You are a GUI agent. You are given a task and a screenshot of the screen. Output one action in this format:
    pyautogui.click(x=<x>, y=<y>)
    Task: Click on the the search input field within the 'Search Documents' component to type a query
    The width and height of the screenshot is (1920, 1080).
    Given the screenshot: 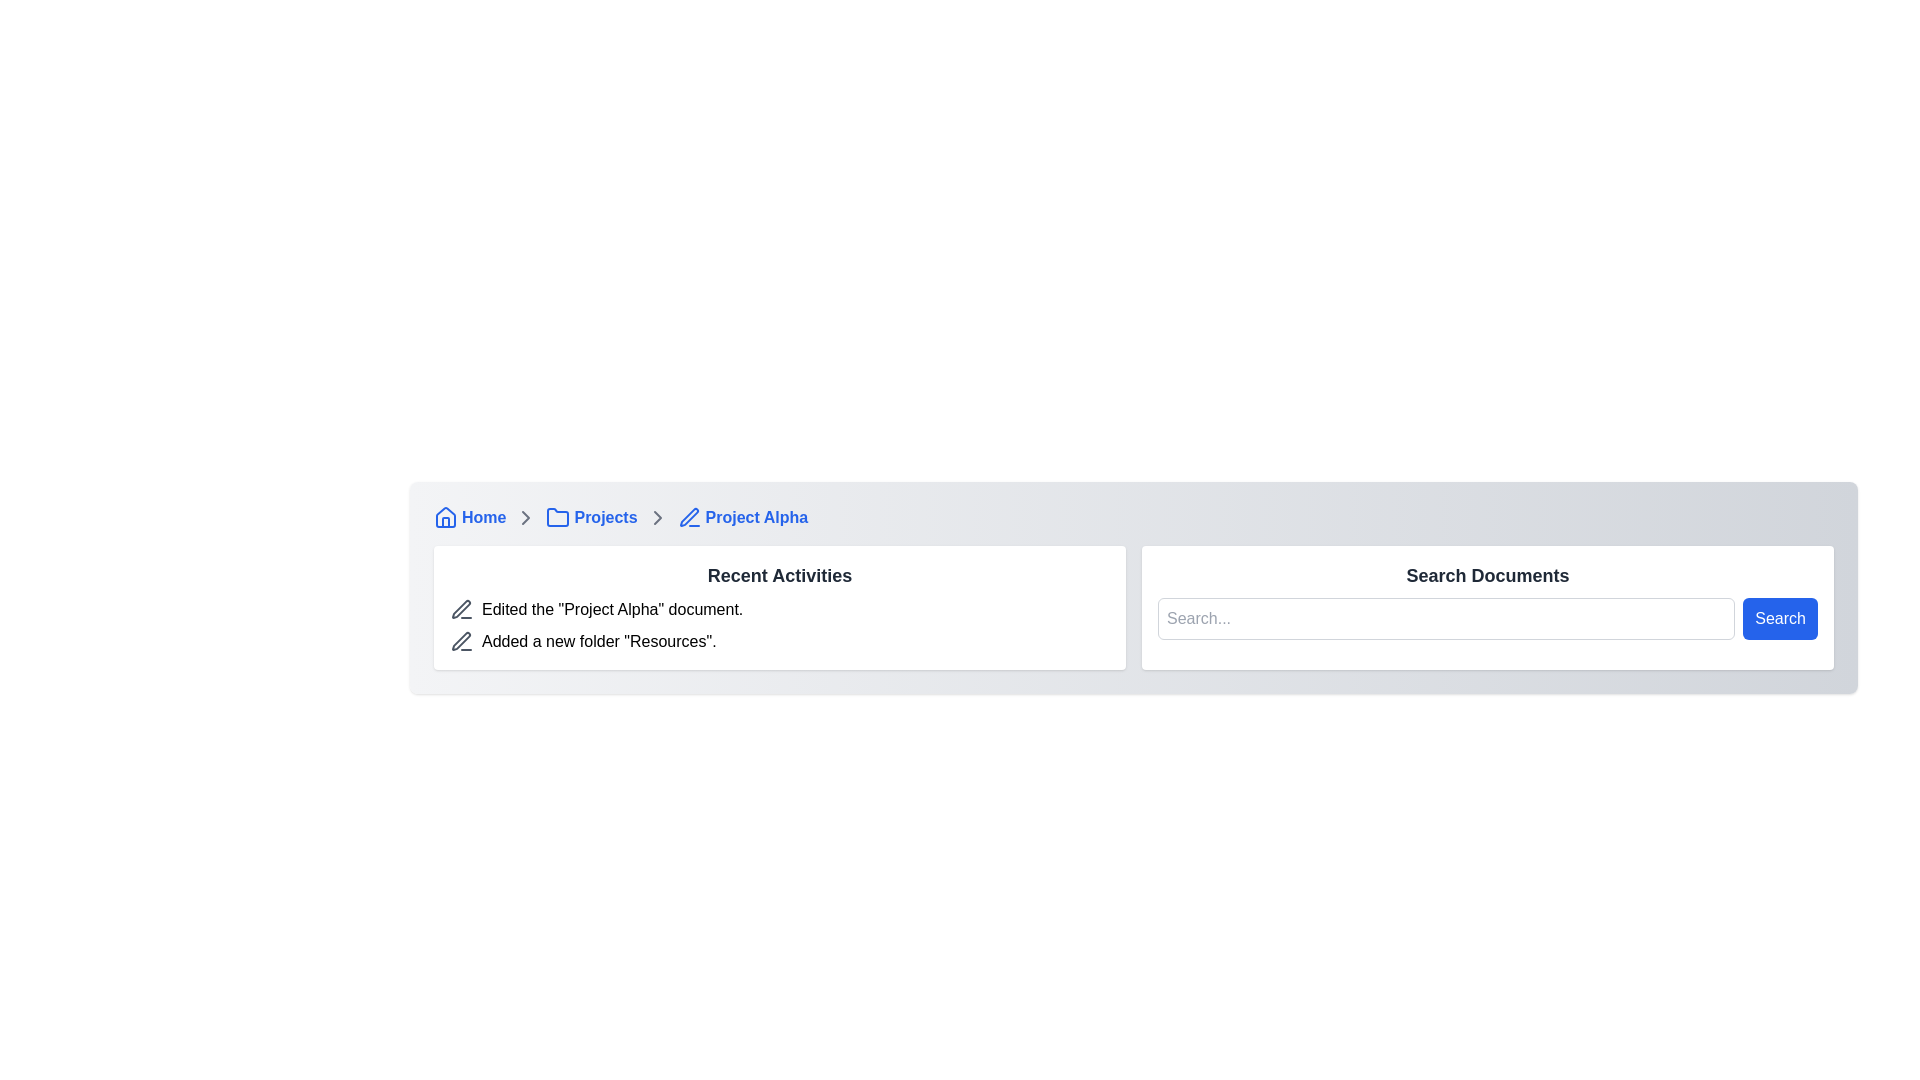 What is the action you would take?
    pyautogui.click(x=1488, y=607)
    